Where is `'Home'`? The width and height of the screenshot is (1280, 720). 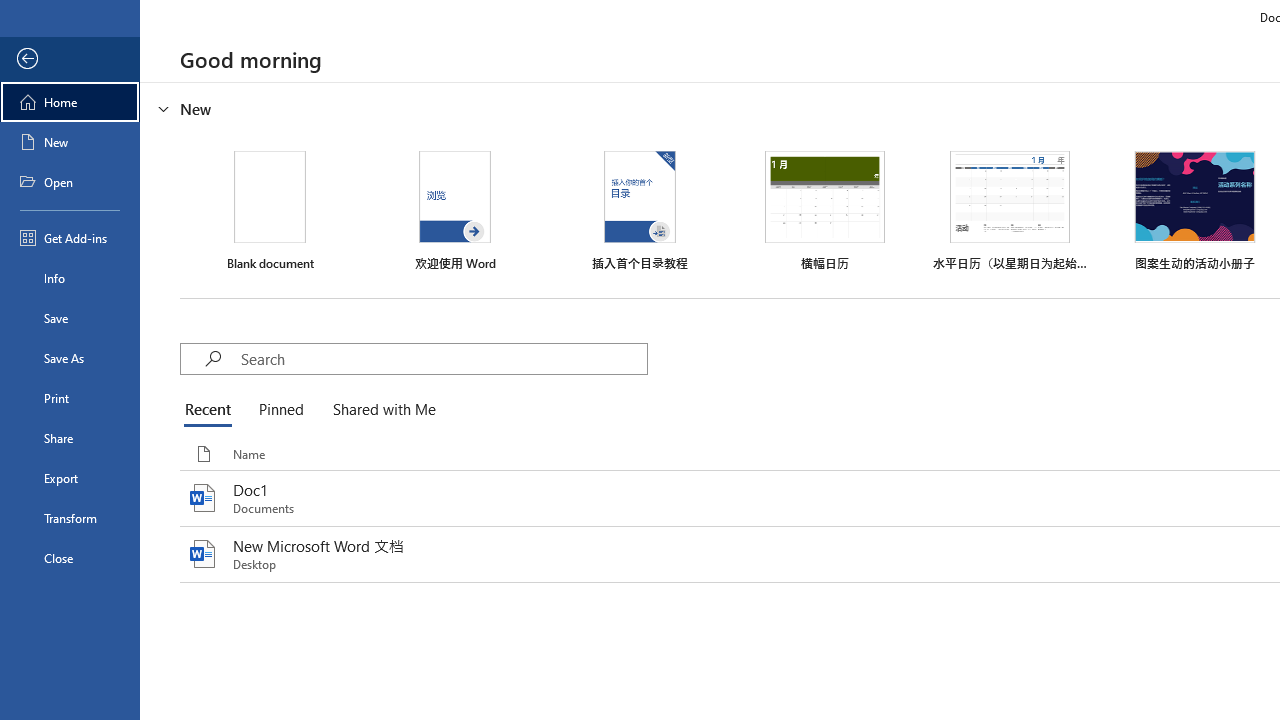 'Home' is located at coordinates (69, 101).